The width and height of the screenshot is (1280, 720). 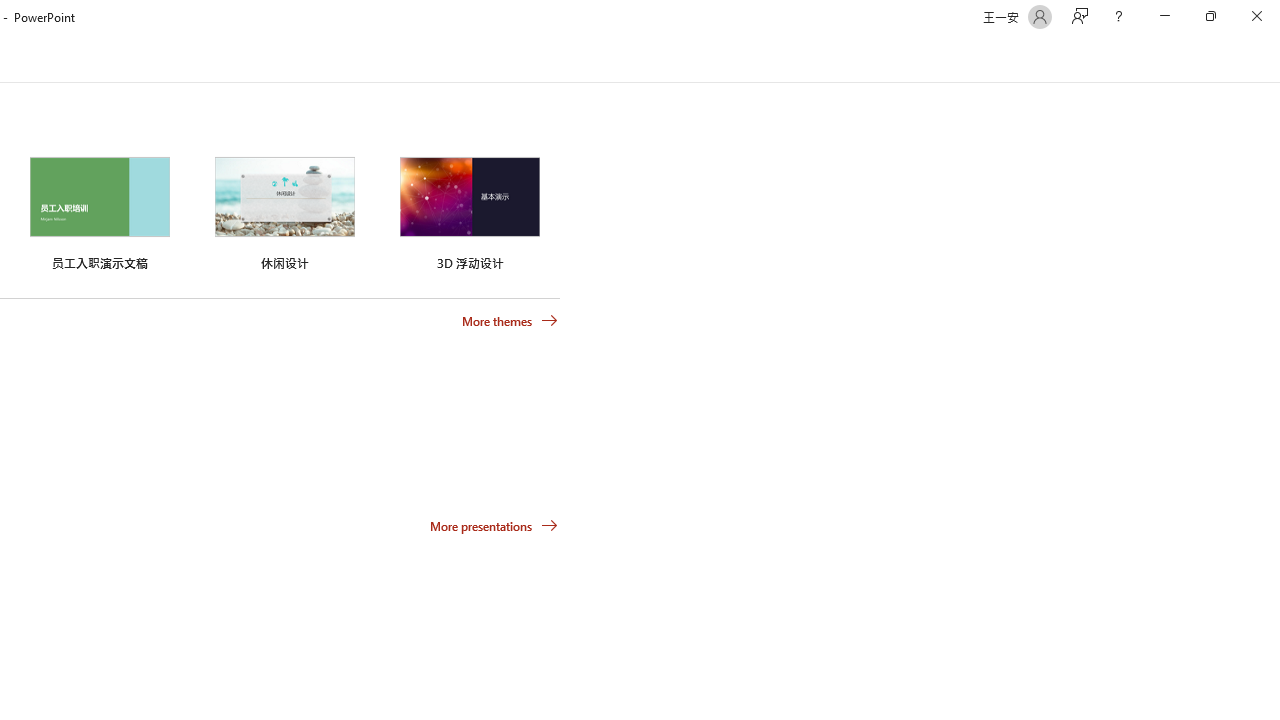 What do you see at coordinates (494, 524) in the screenshot?
I see `'More presentations'` at bounding box center [494, 524].